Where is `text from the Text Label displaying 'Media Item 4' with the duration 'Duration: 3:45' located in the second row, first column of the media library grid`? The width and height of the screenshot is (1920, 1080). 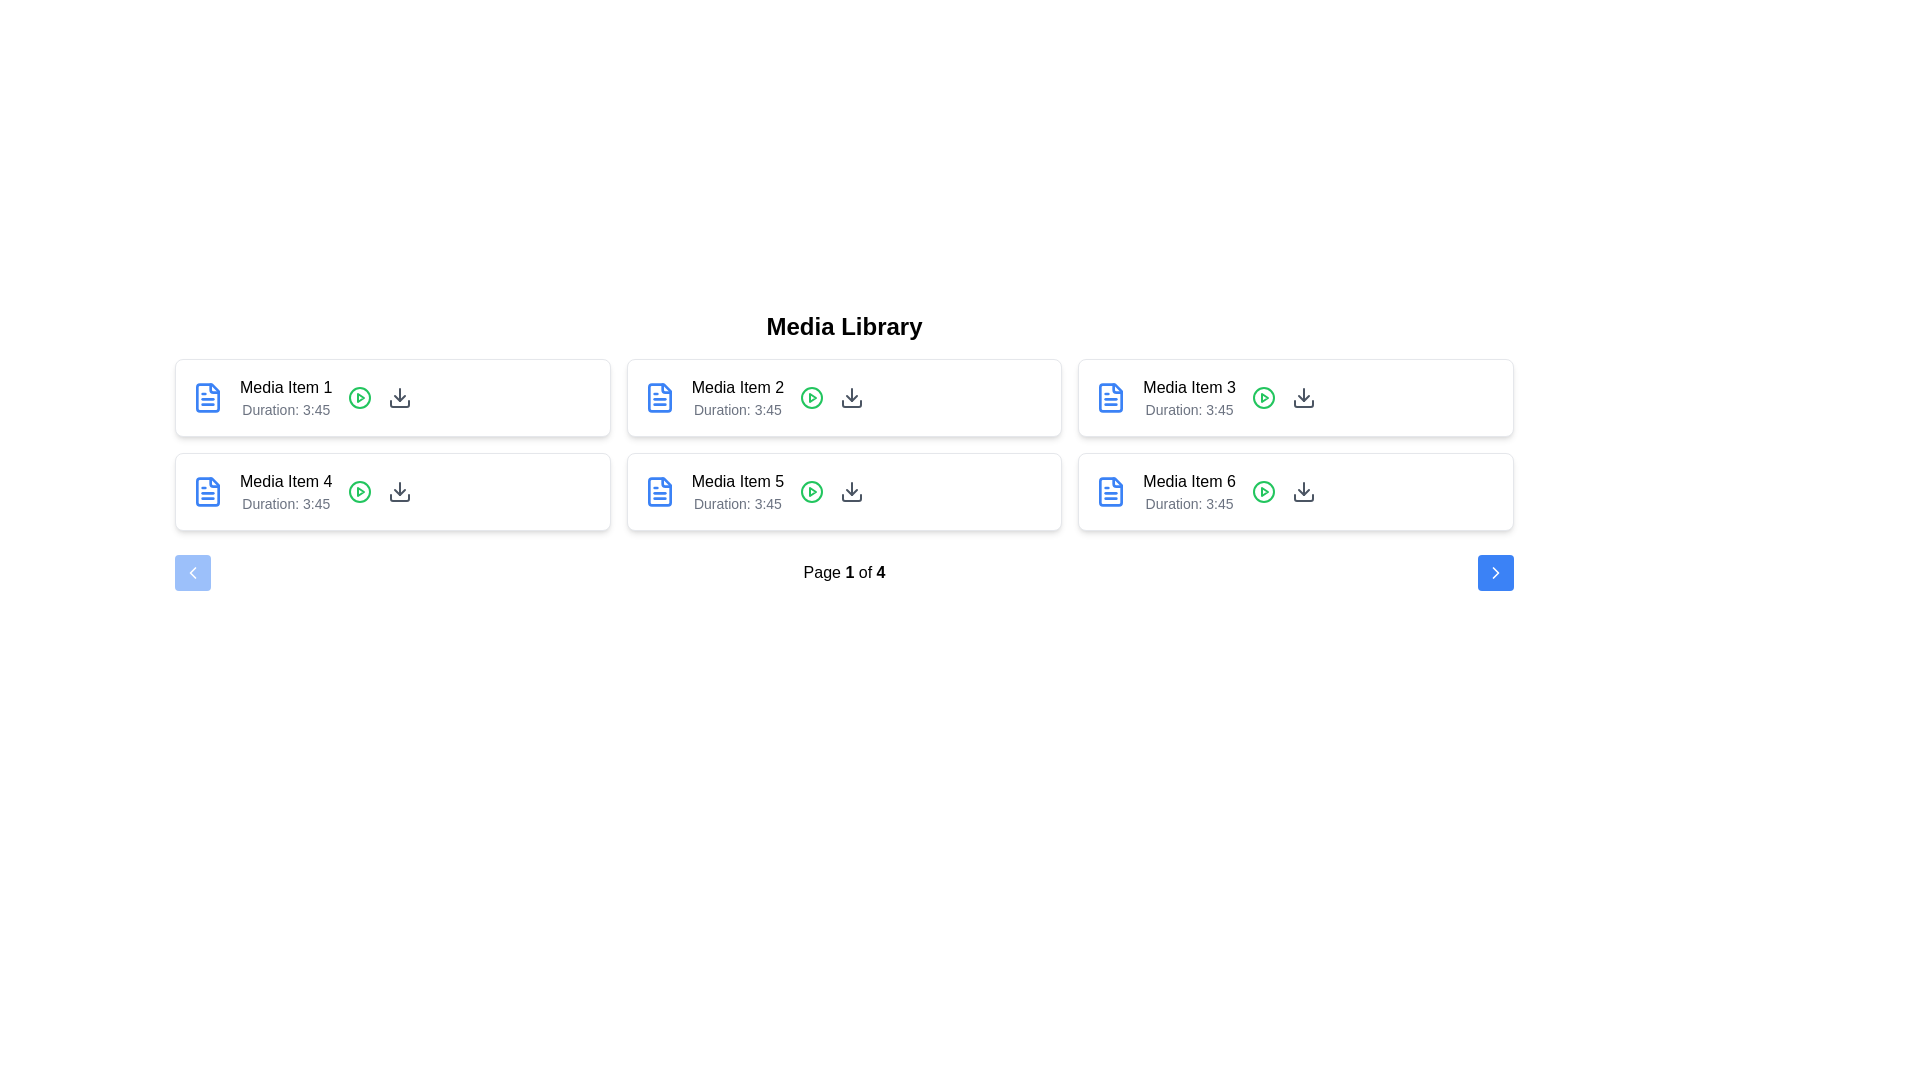
text from the Text Label displaying 'Media Item 4' with the duration 'Duration: 3:45' located in the second row, first column of the media library grid is located at coordinates (285, 492).